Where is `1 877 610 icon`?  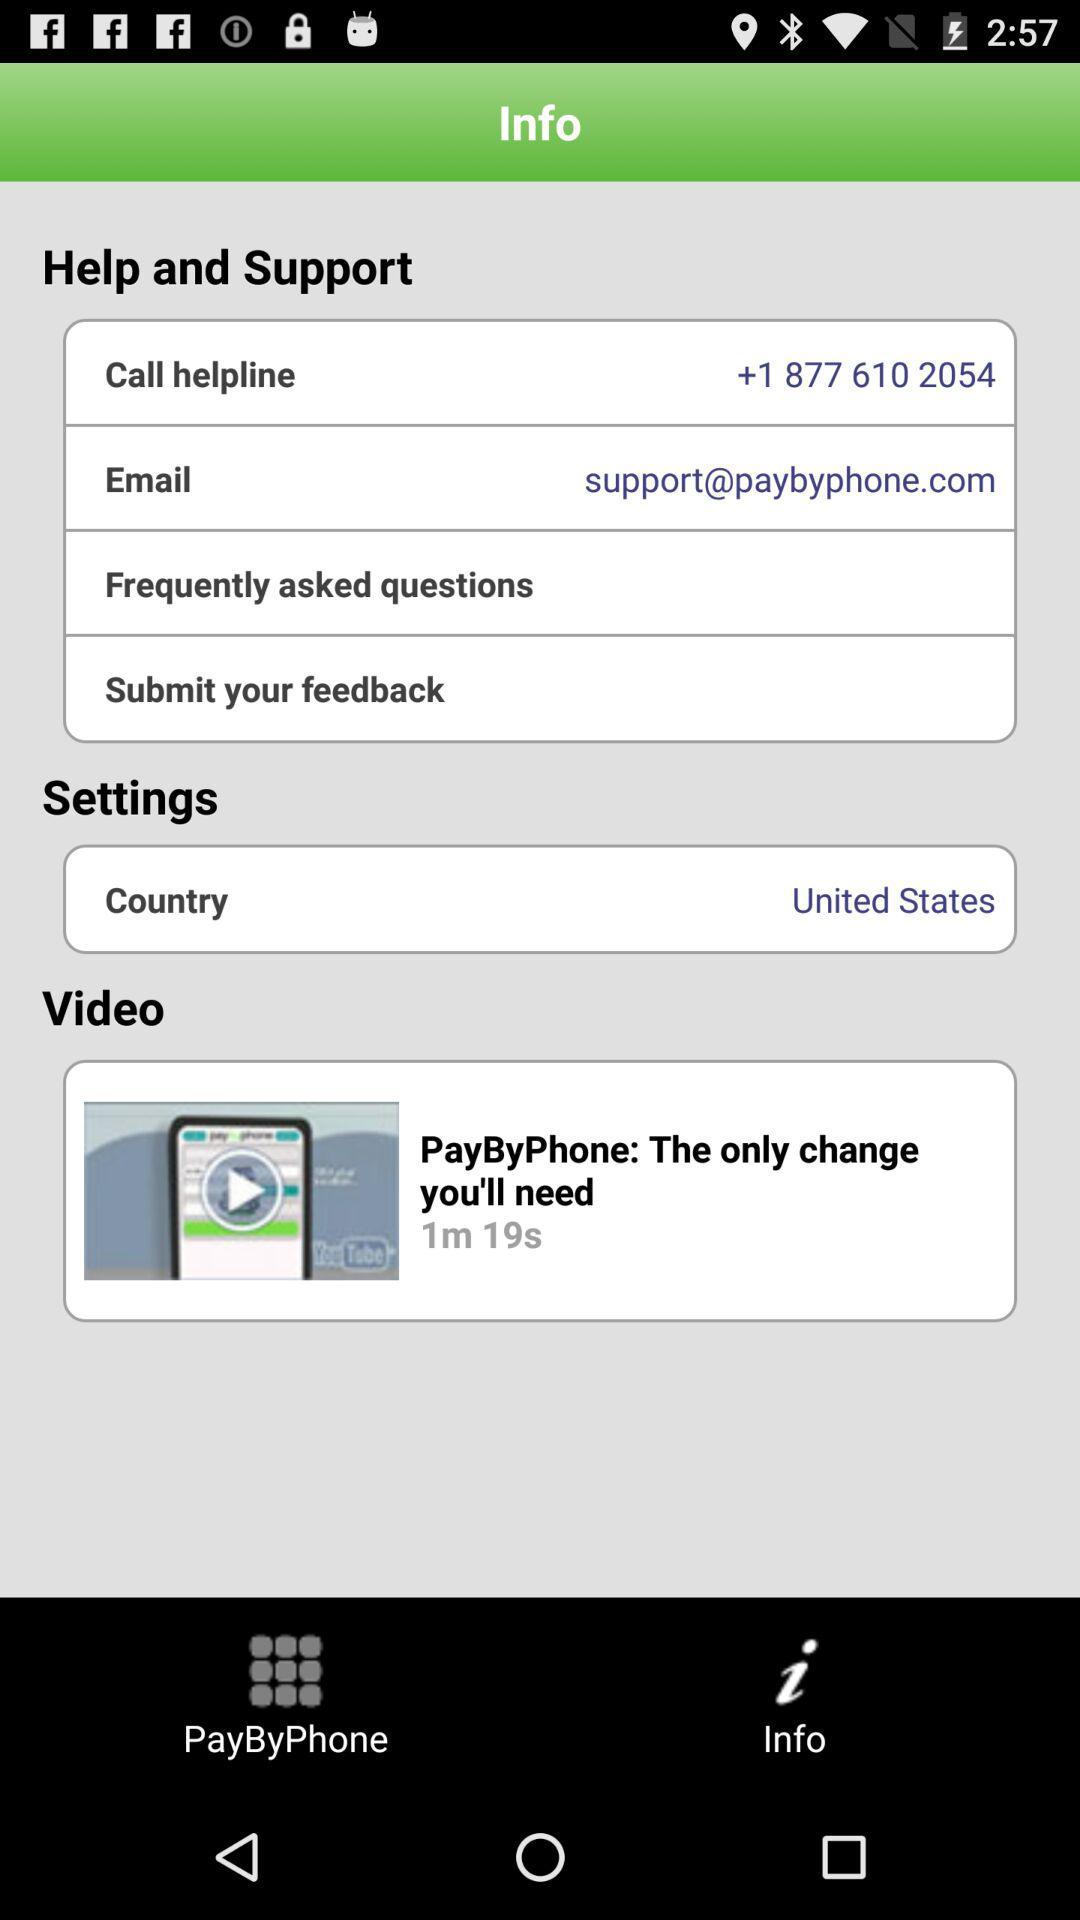
1 877 610 icon is located at coordinates (540, 373).